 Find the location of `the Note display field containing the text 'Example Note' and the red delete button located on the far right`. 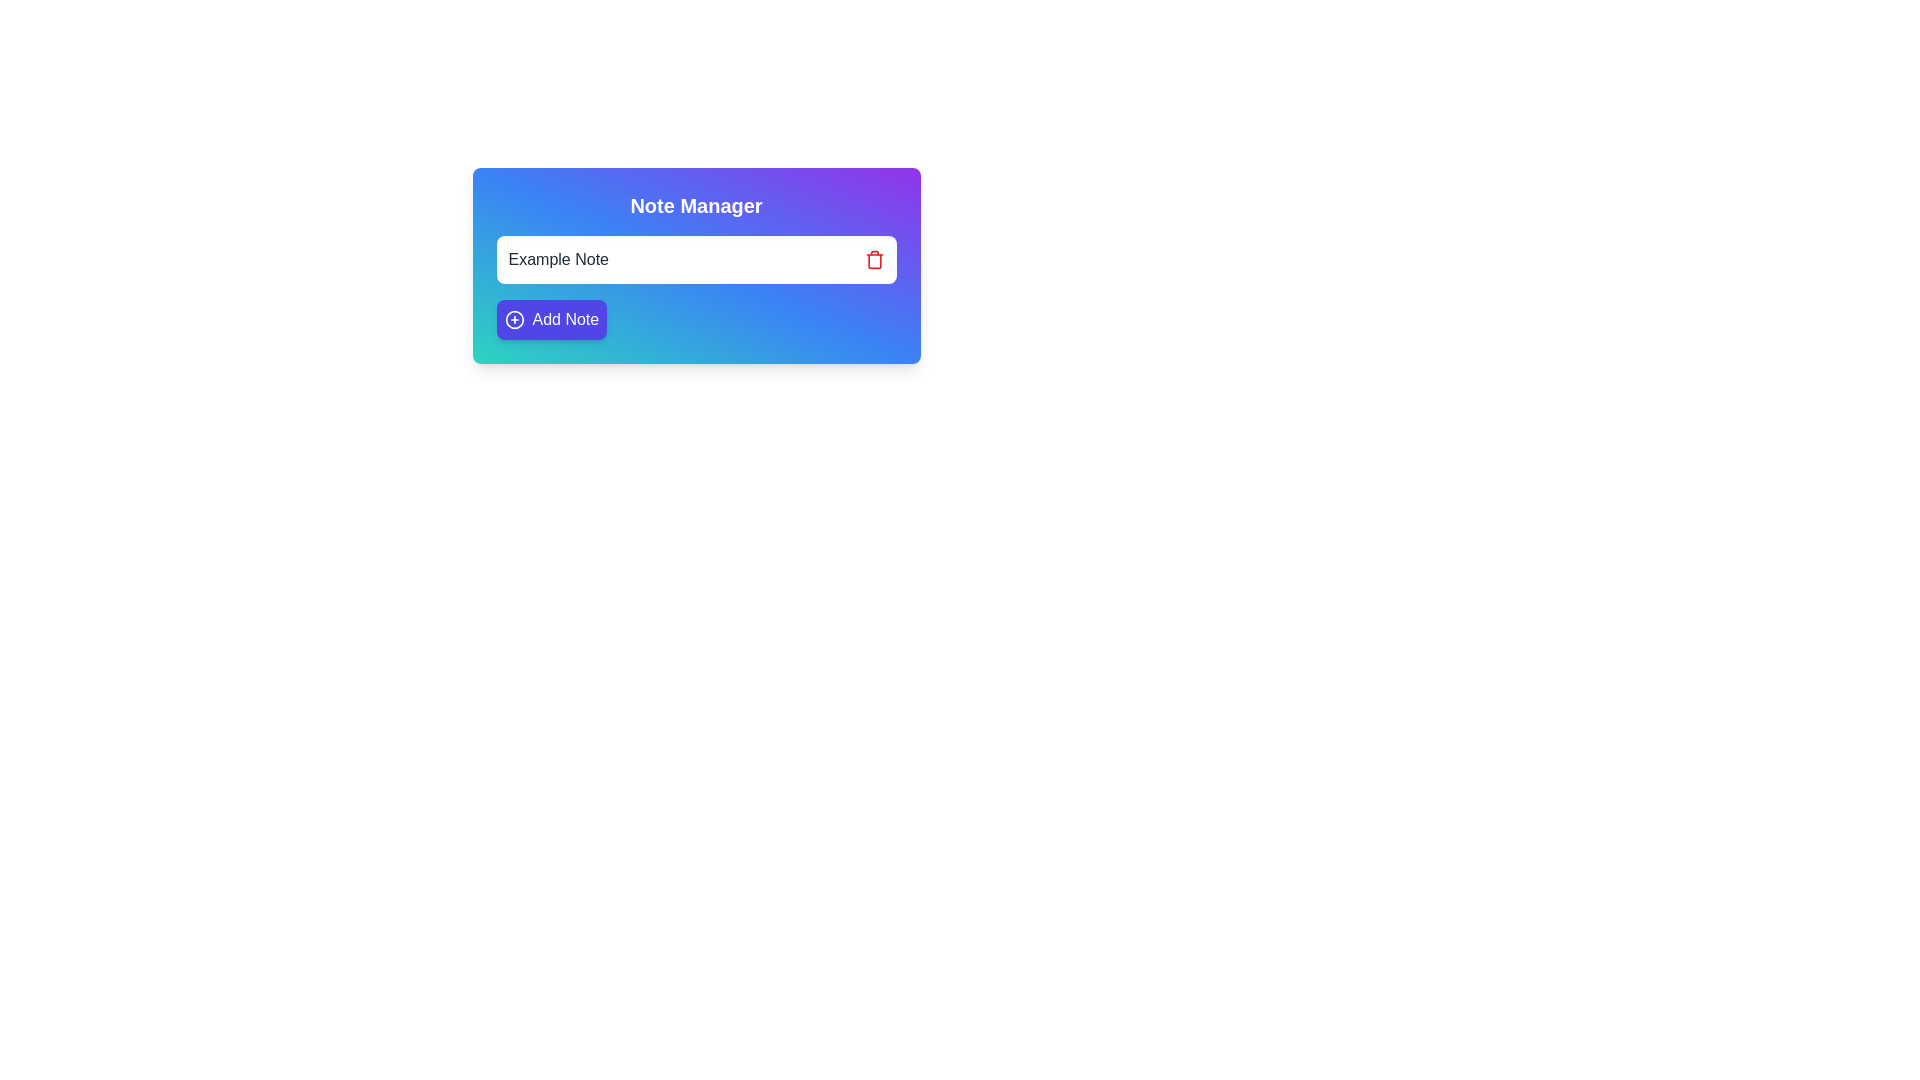

the Note display field containing the text 'Example Note' and the red delete button located on the far right is located at coordinates (696, 258).